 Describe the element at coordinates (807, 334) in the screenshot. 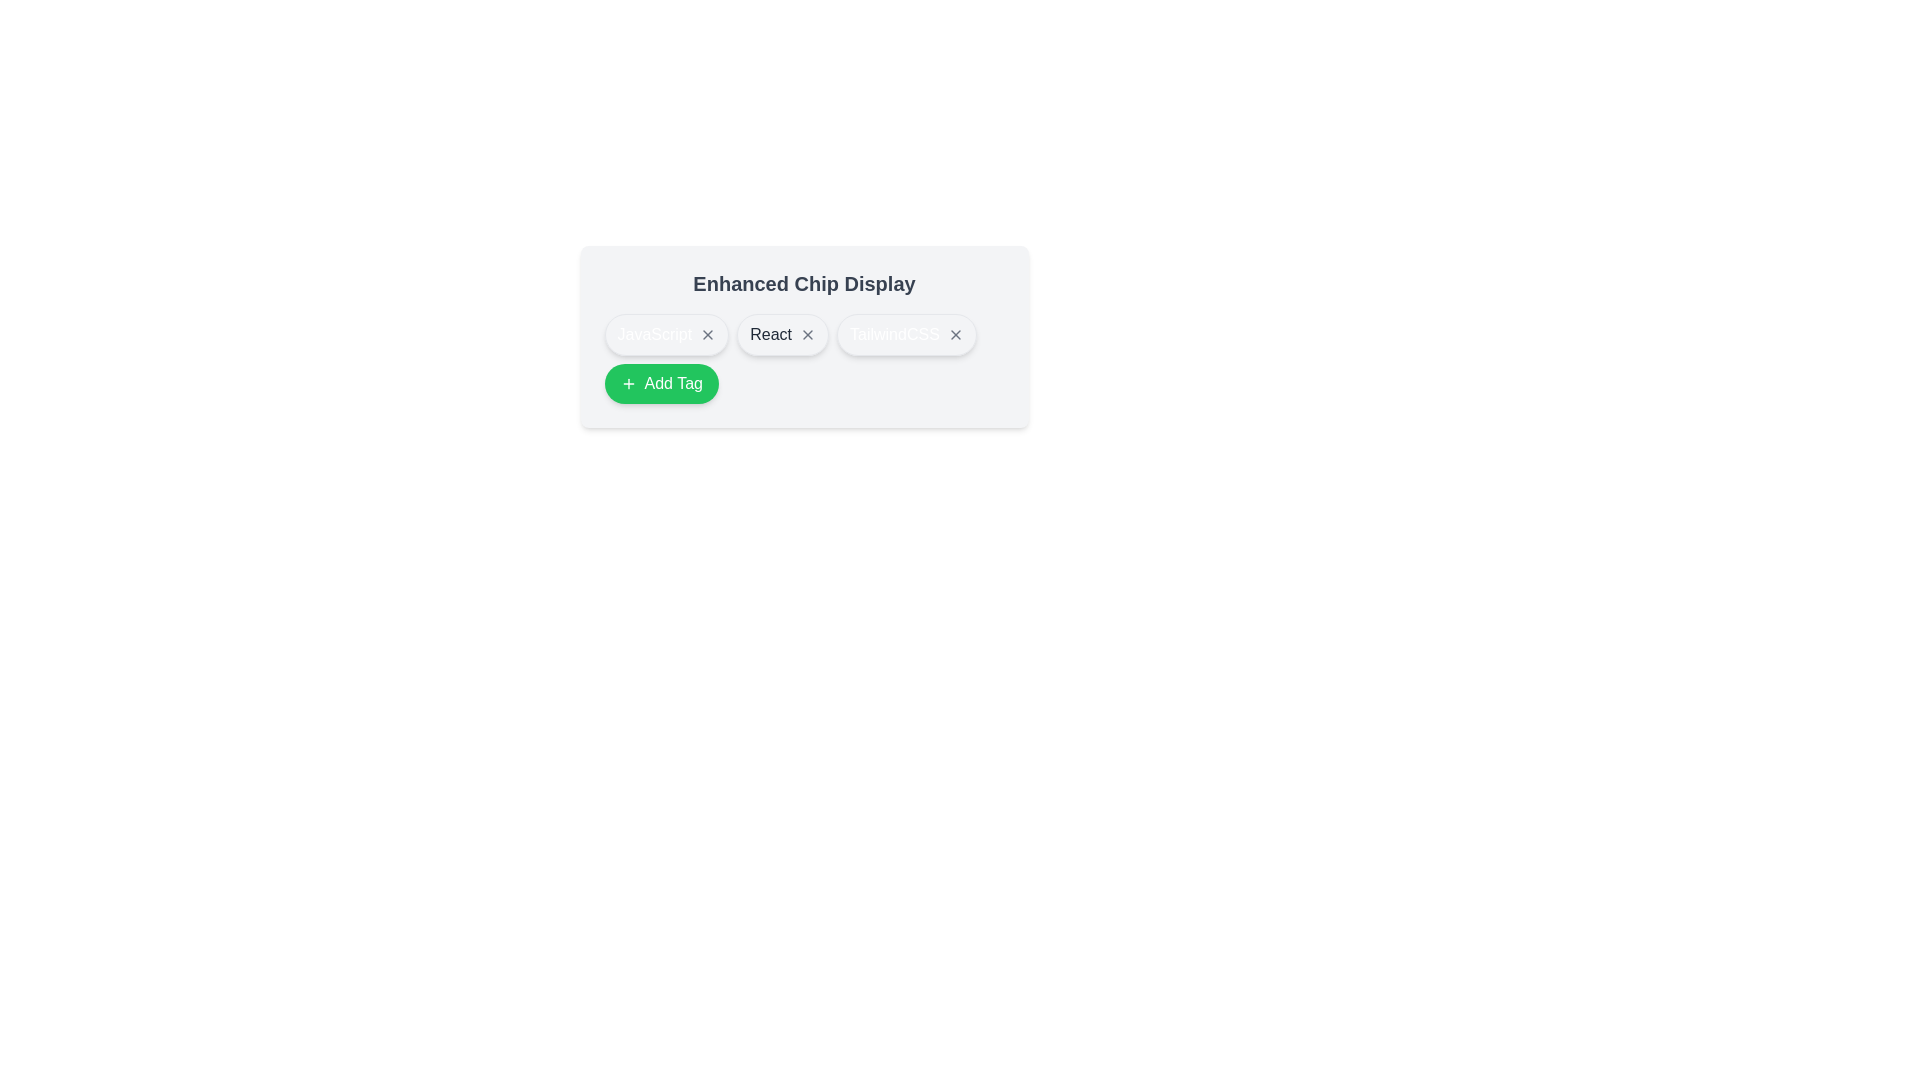

I see `the tag by clicking on the close icon of the tag with text React` at that location.